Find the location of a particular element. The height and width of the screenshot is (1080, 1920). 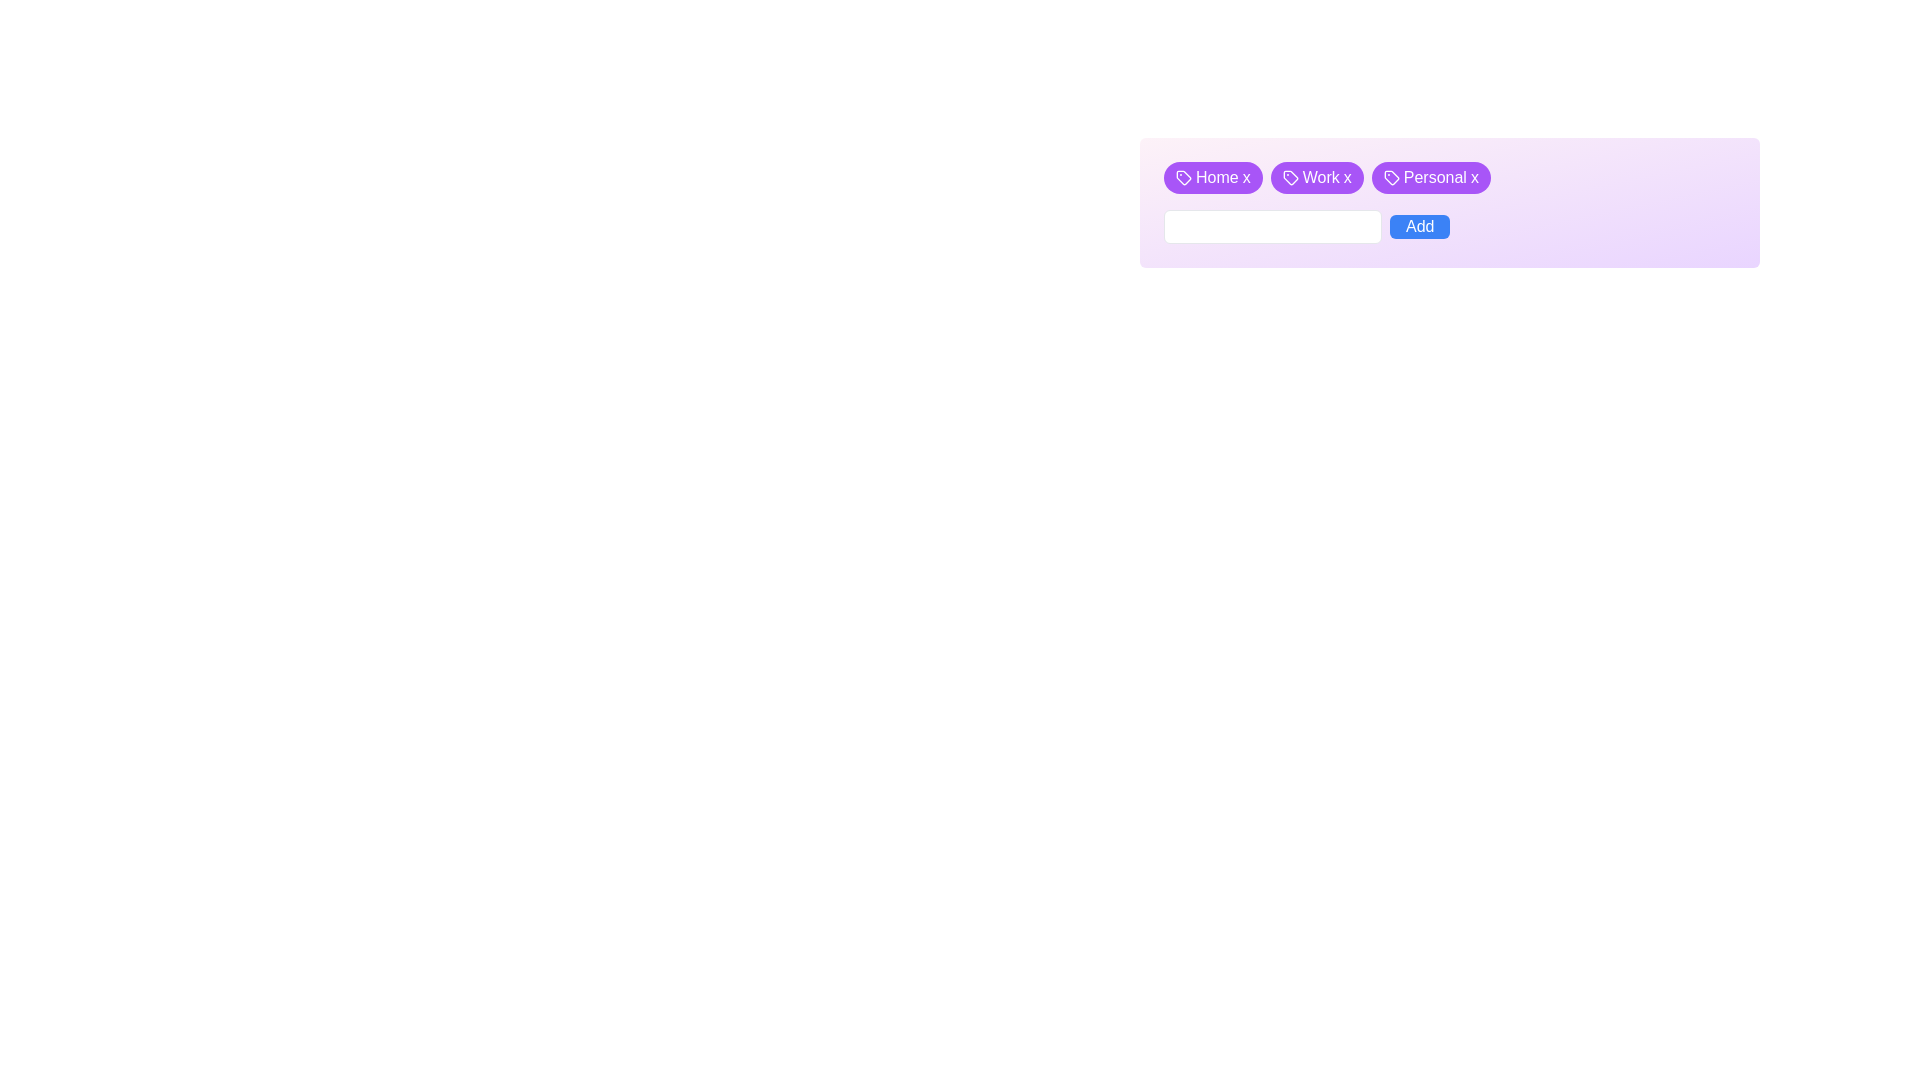

a tag within the horizontal list of tags that has a purple background and white text, indicating it is removable is located at coordinates (1449, 176).